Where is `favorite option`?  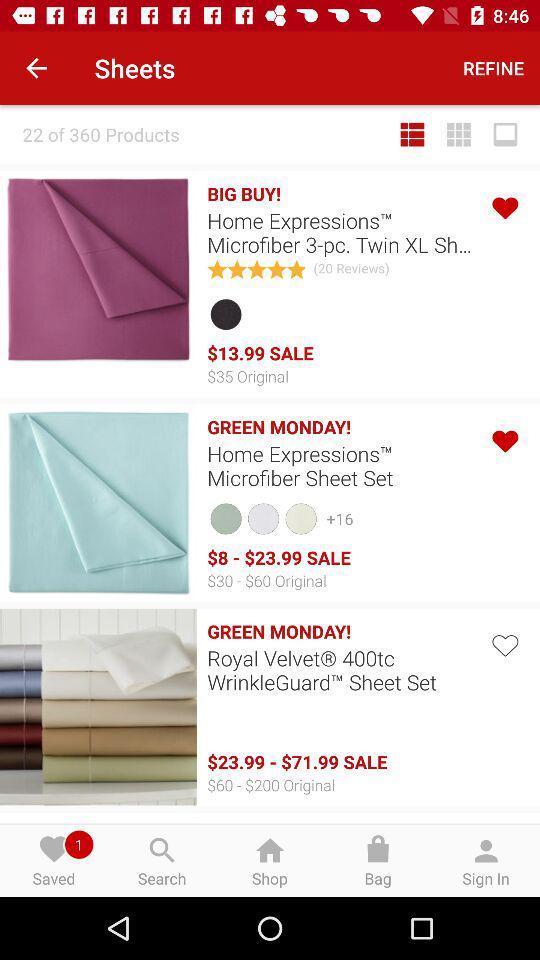
favorite option is located at coordinates (503, 439).